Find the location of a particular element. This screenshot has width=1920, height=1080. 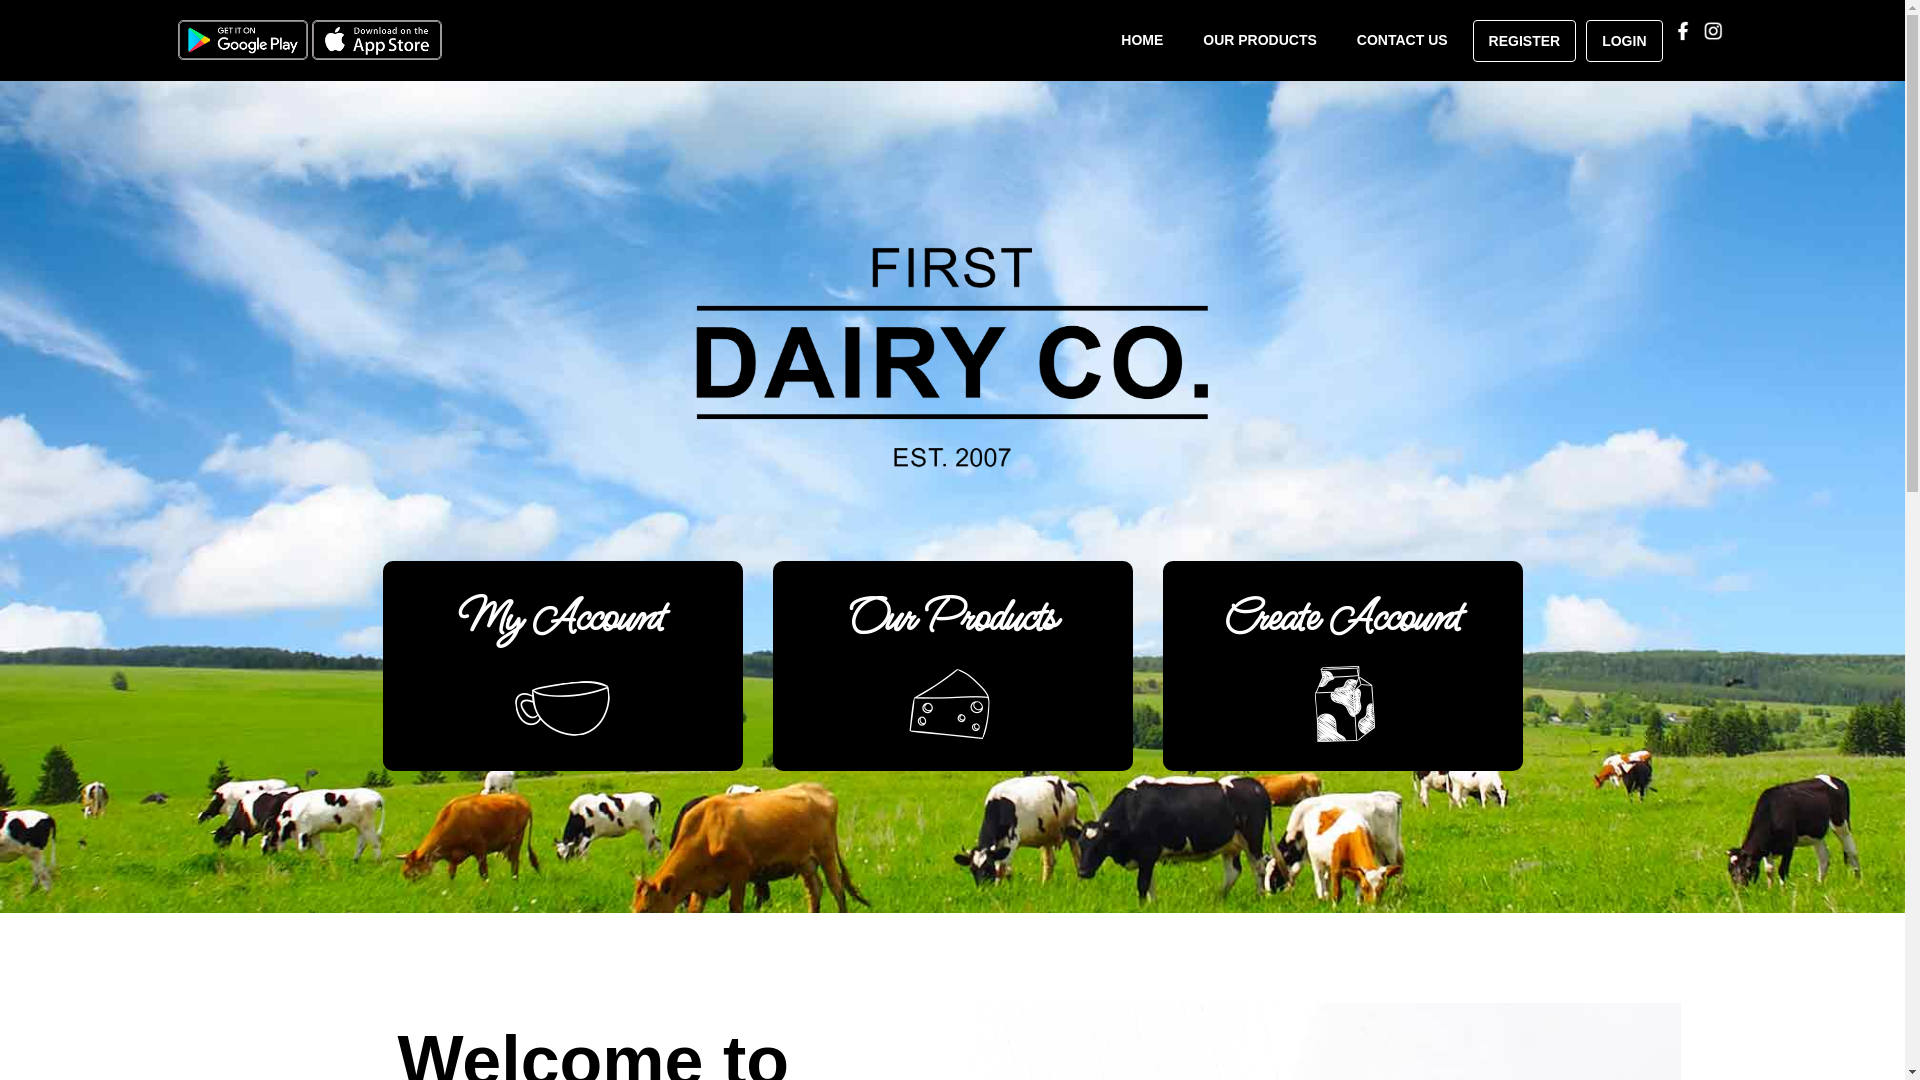

'CONTACT US' is located at coordinates (1401, 39).